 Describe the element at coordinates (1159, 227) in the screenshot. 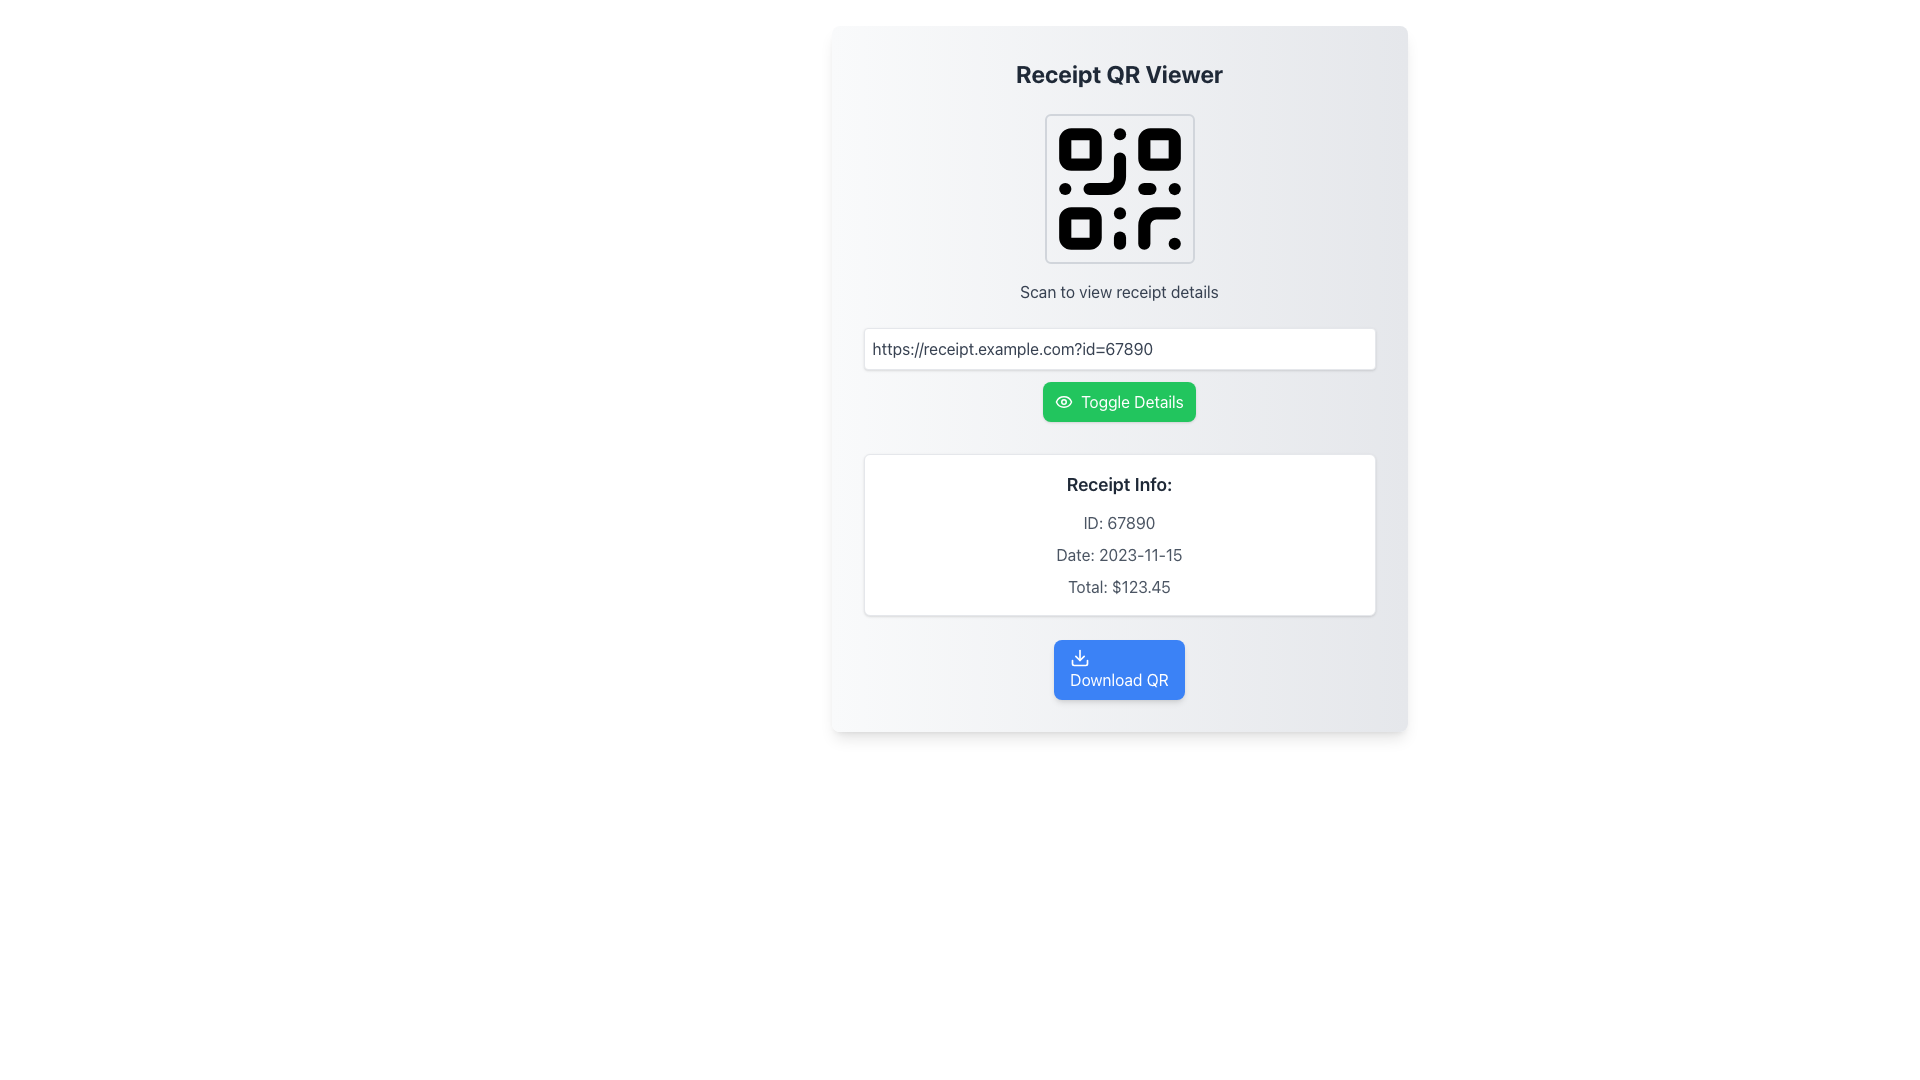

I see `the curved line segment that is part of a QR code graphic located in the top section of the interface above the input field` at that location.